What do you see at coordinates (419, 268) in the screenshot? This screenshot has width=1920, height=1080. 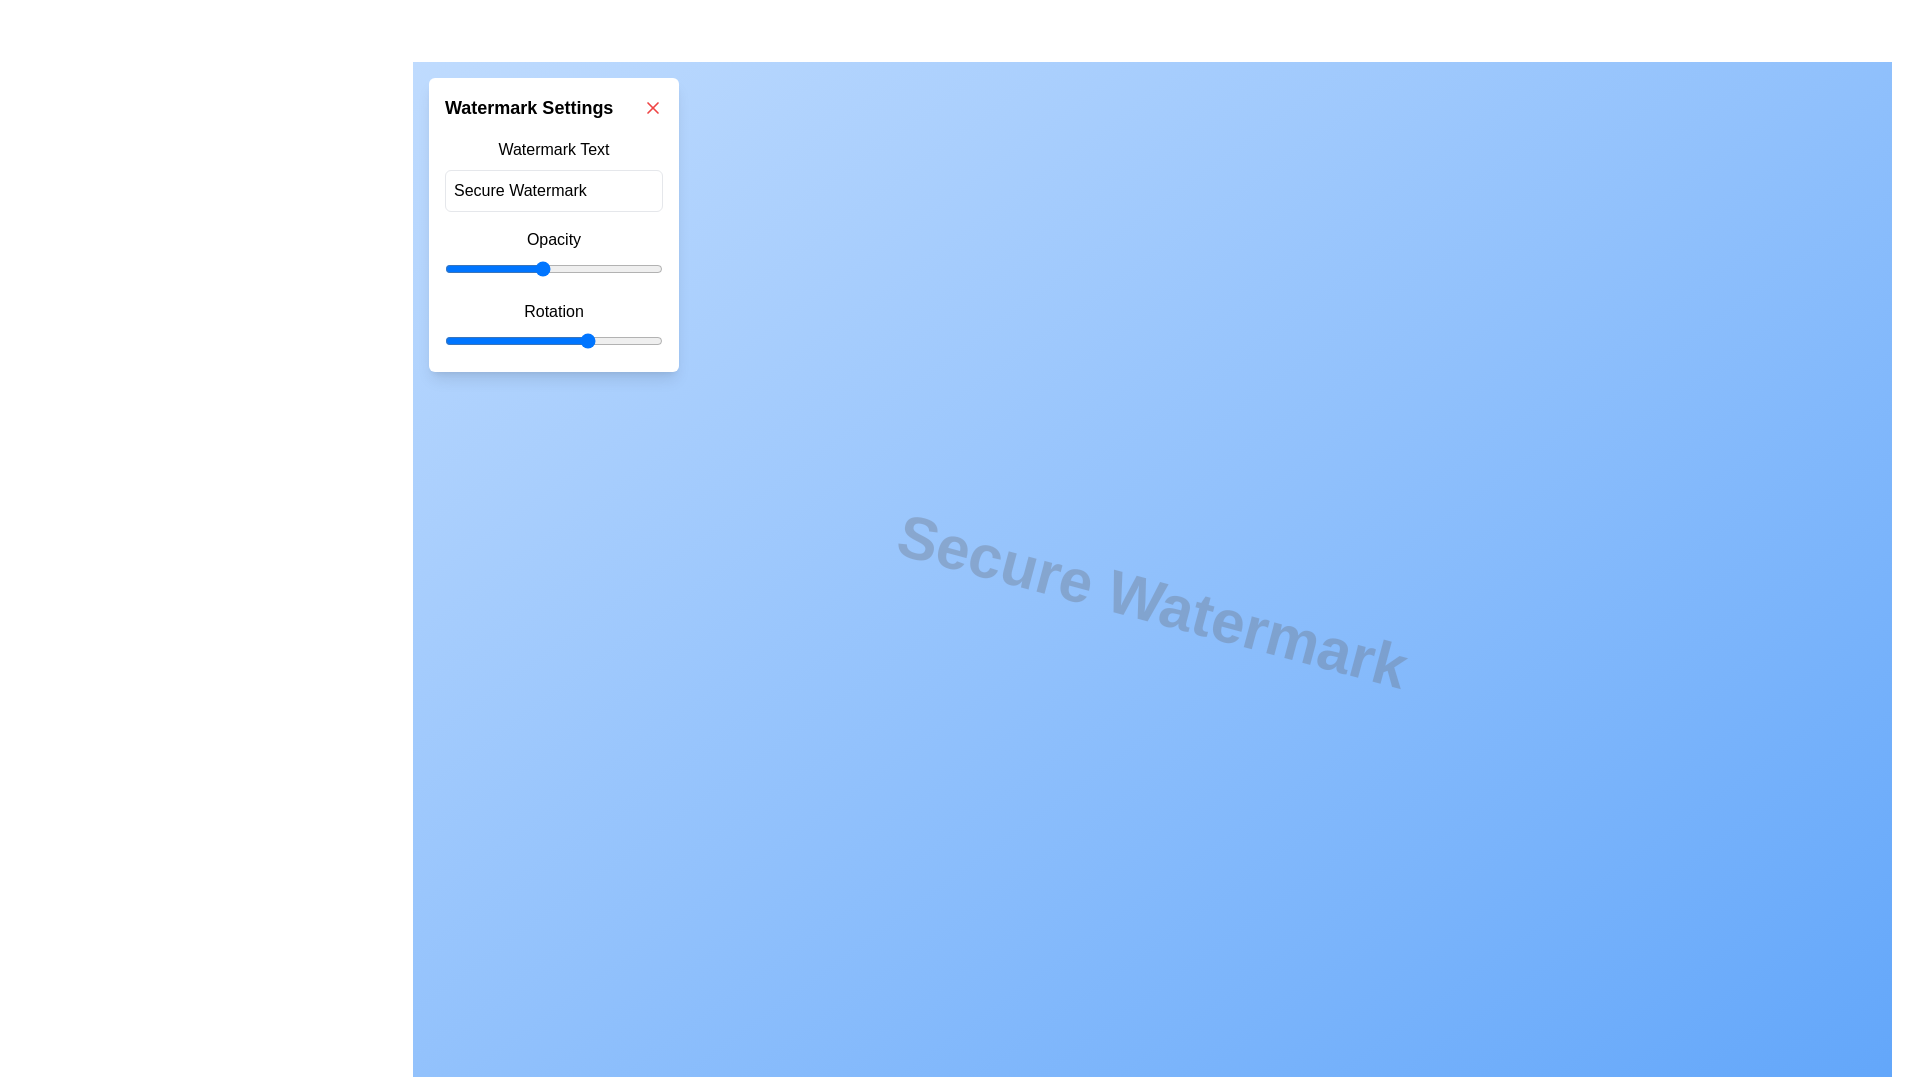 I see `the opacity value` at bounding box center [419, 268].